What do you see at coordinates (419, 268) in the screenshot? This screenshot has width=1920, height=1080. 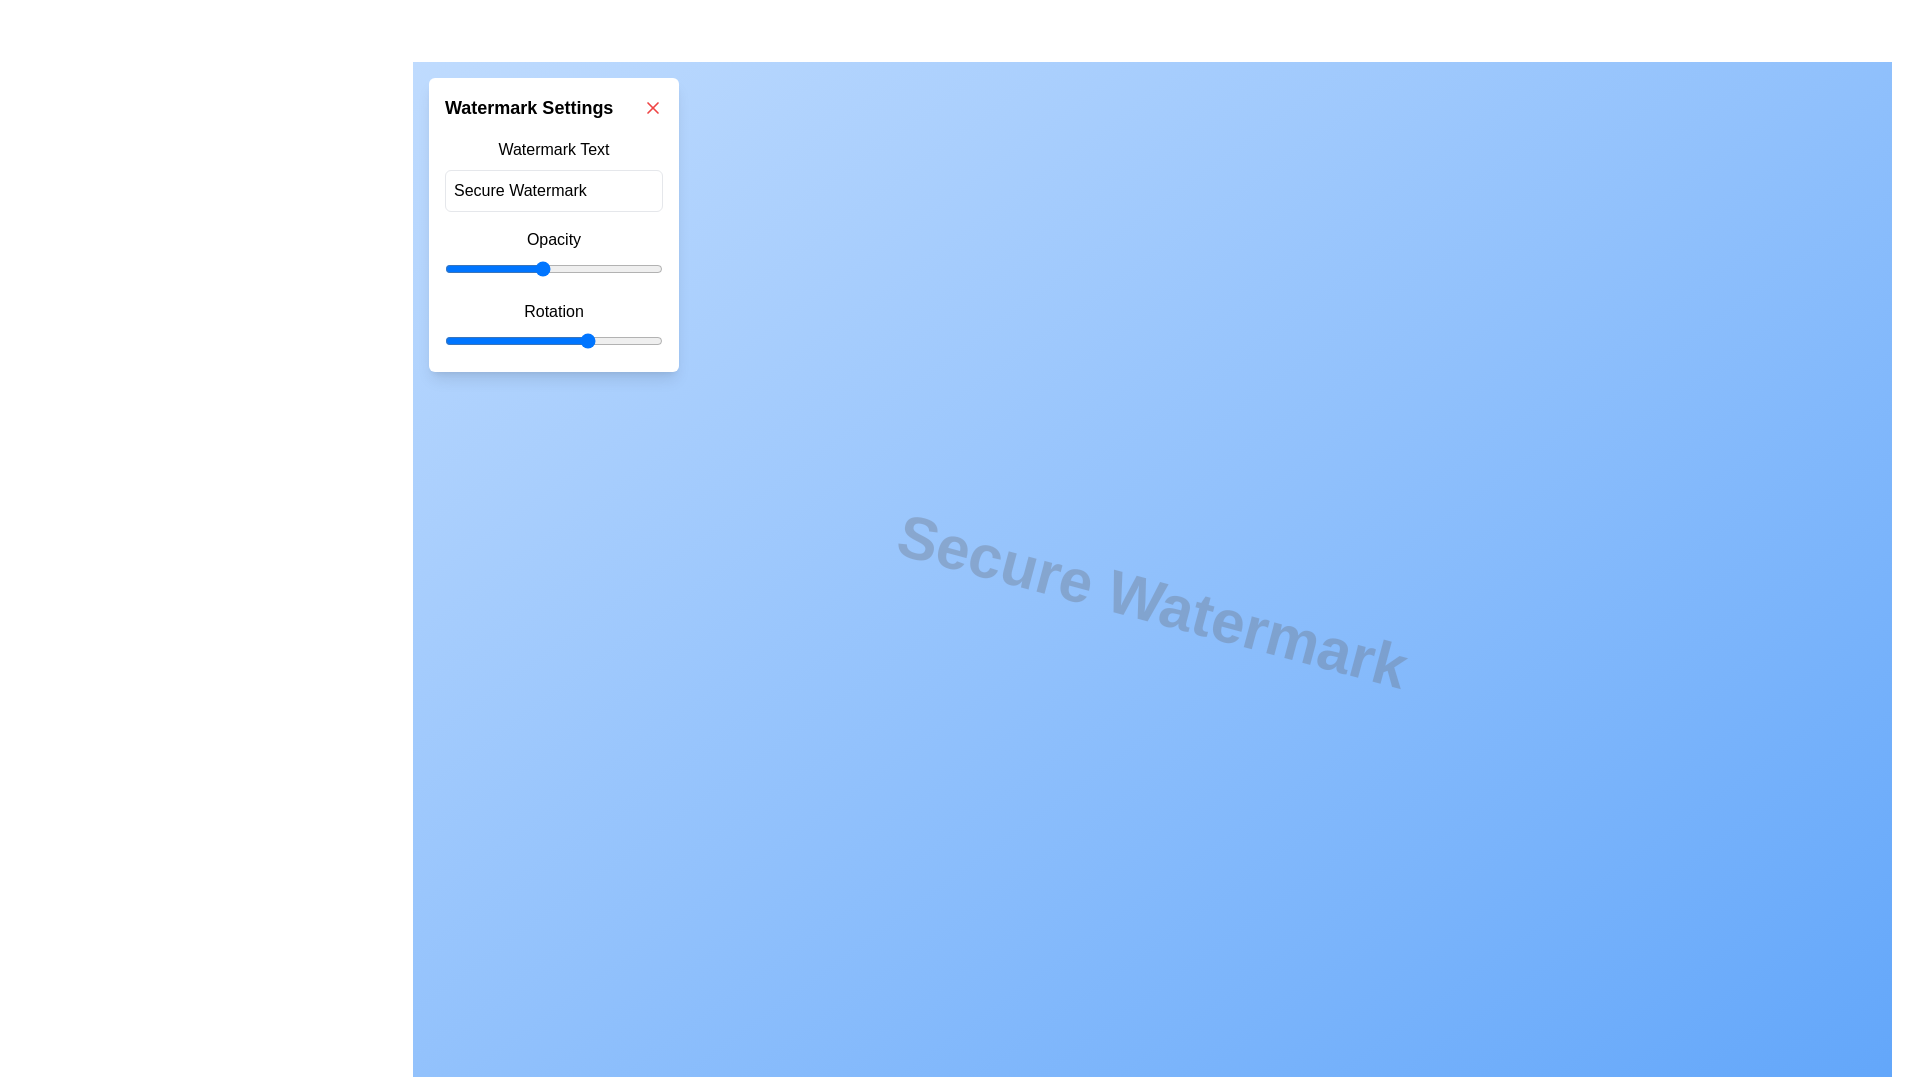 I see `the opacity value` at bounding box center [419, 268].